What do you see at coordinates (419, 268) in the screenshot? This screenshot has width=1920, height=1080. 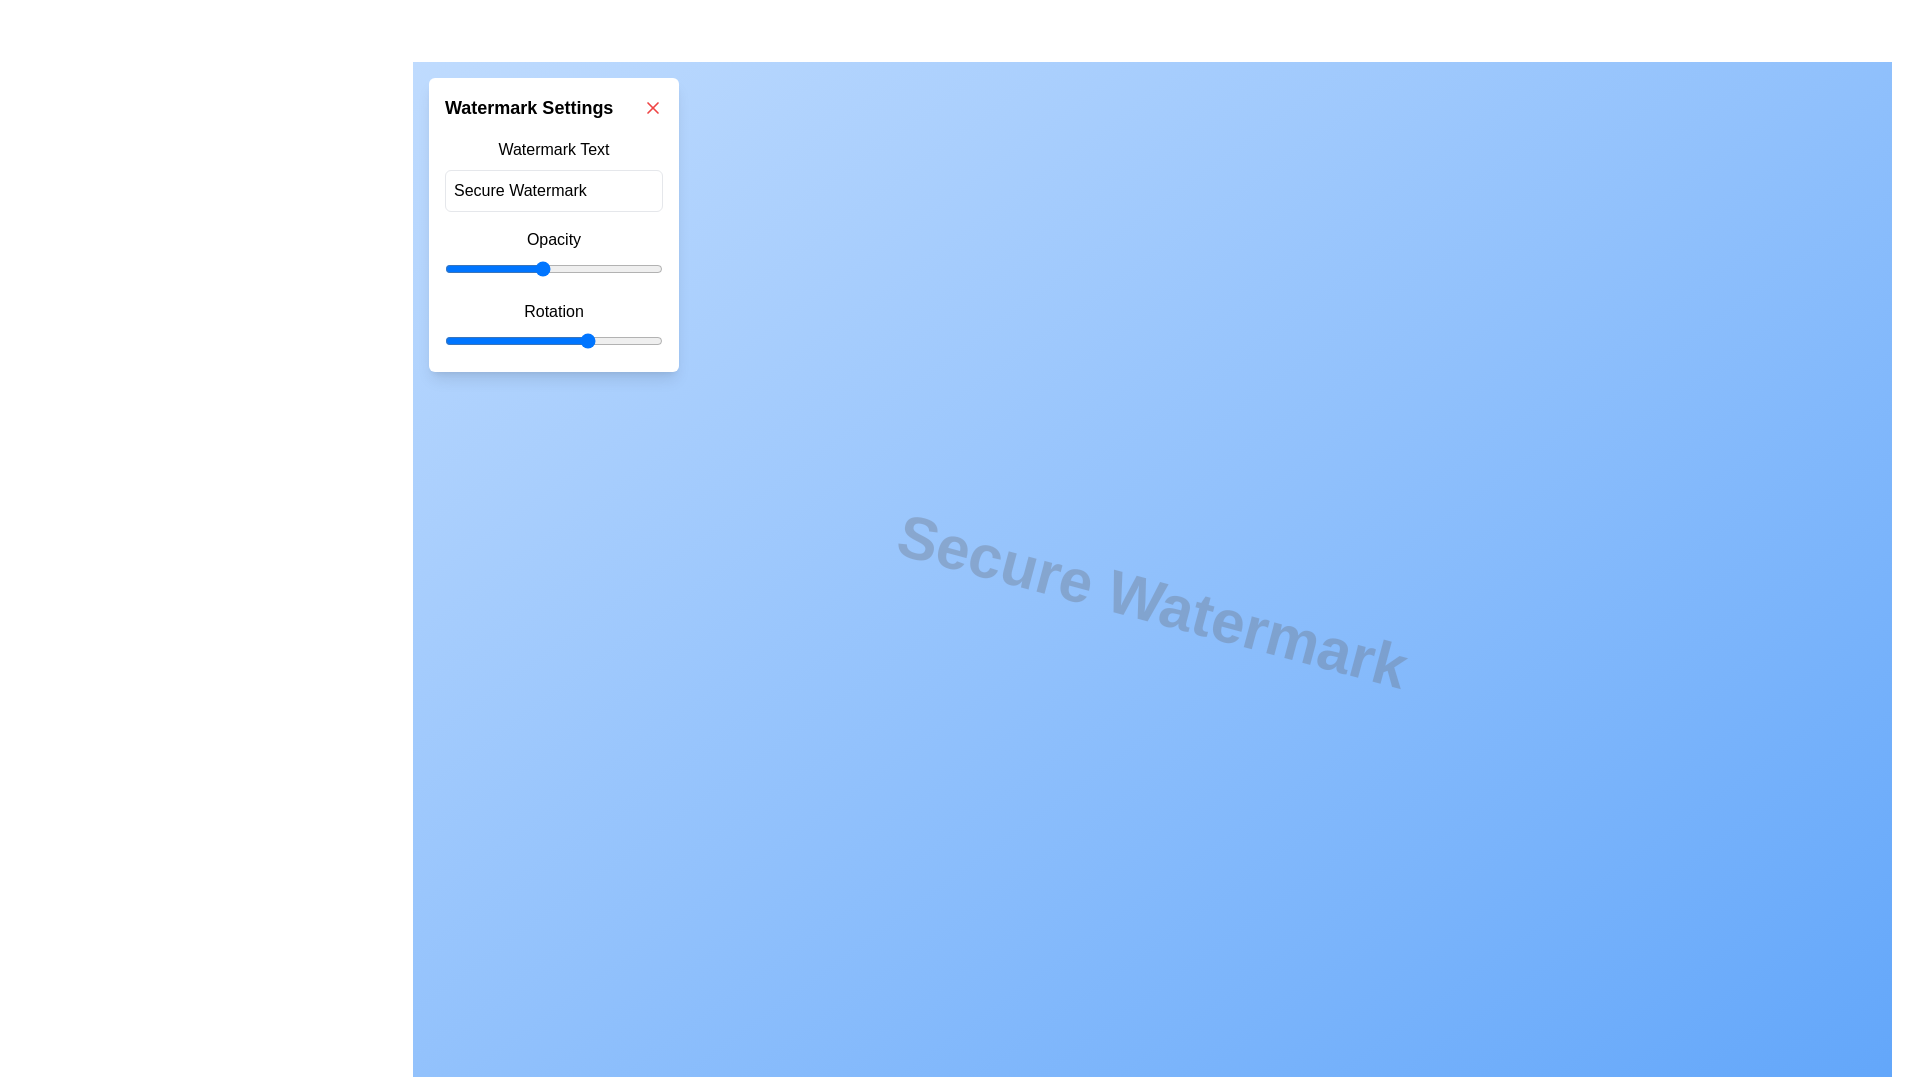 I see `the opacity value` at bounding box center [419, 268].